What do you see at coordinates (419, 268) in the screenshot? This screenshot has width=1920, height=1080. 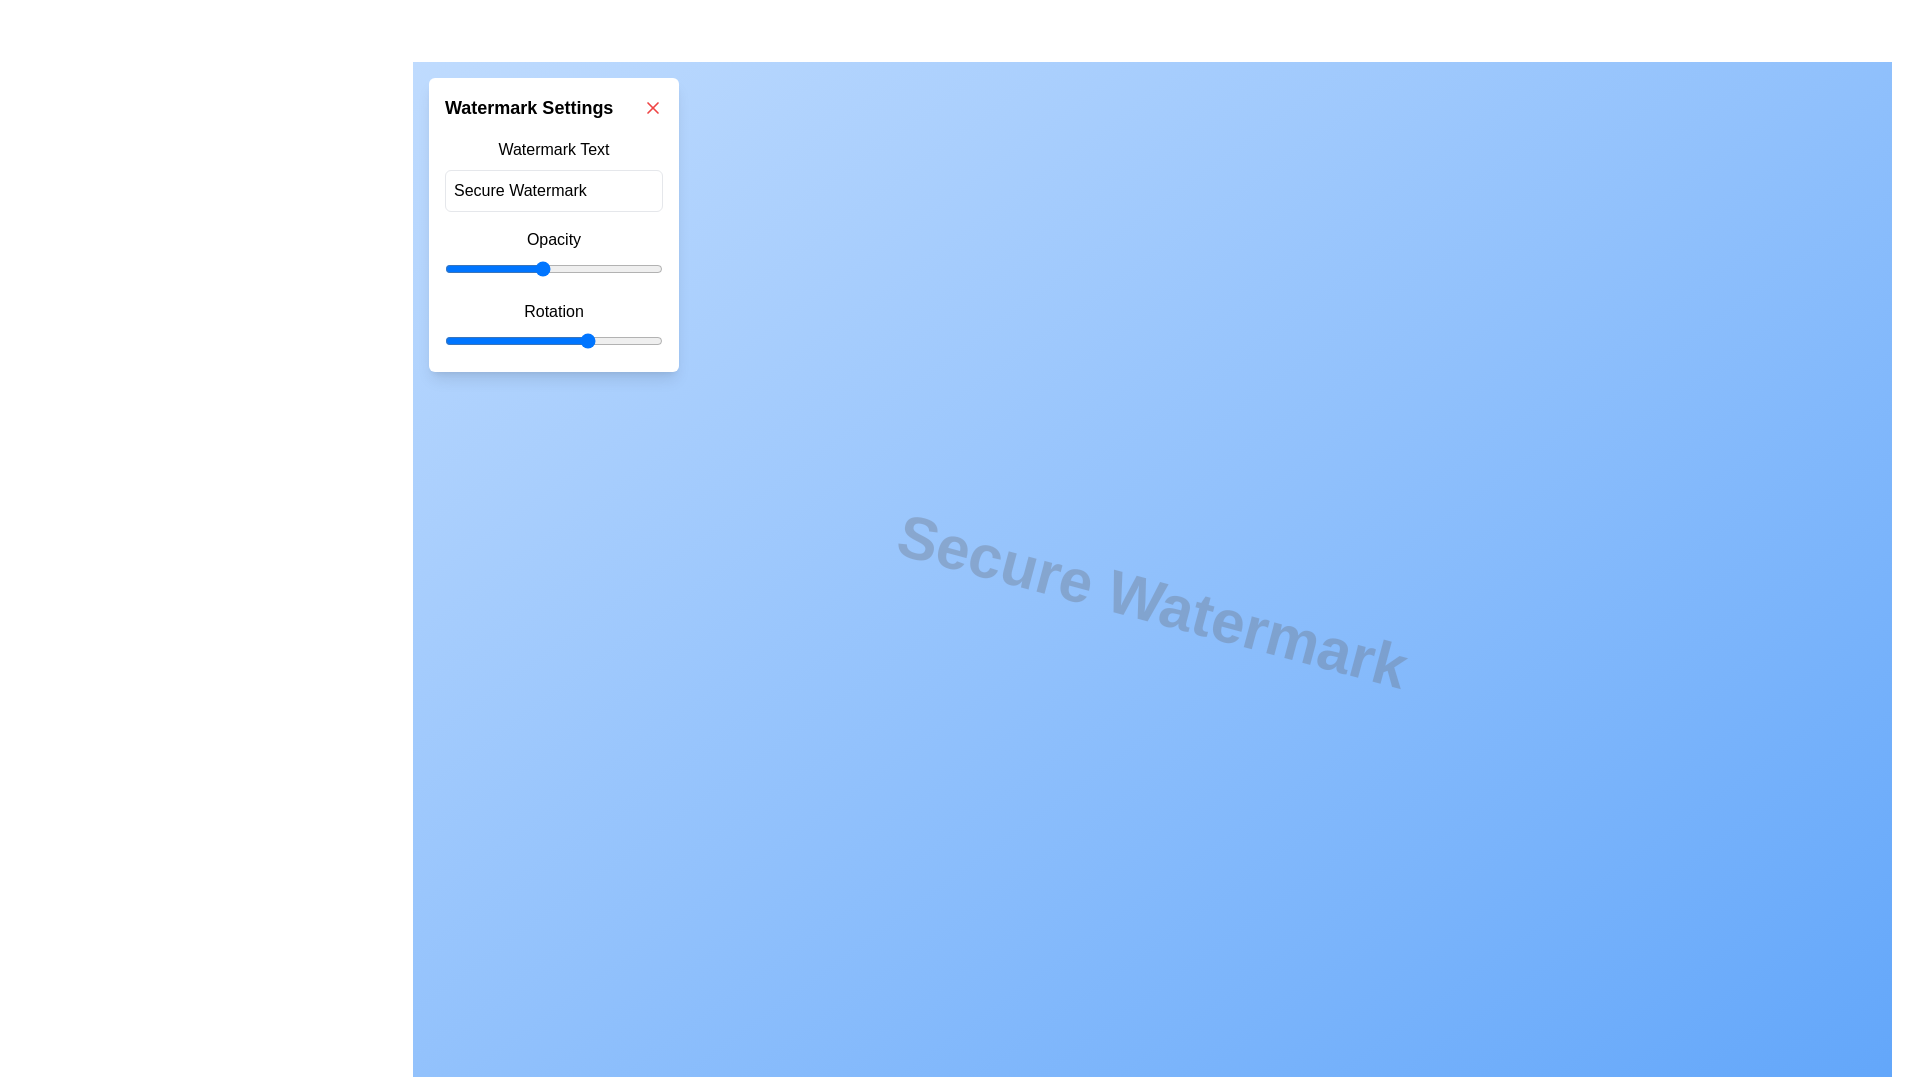 I see `the opacity value` at bounding box center [419, 268].